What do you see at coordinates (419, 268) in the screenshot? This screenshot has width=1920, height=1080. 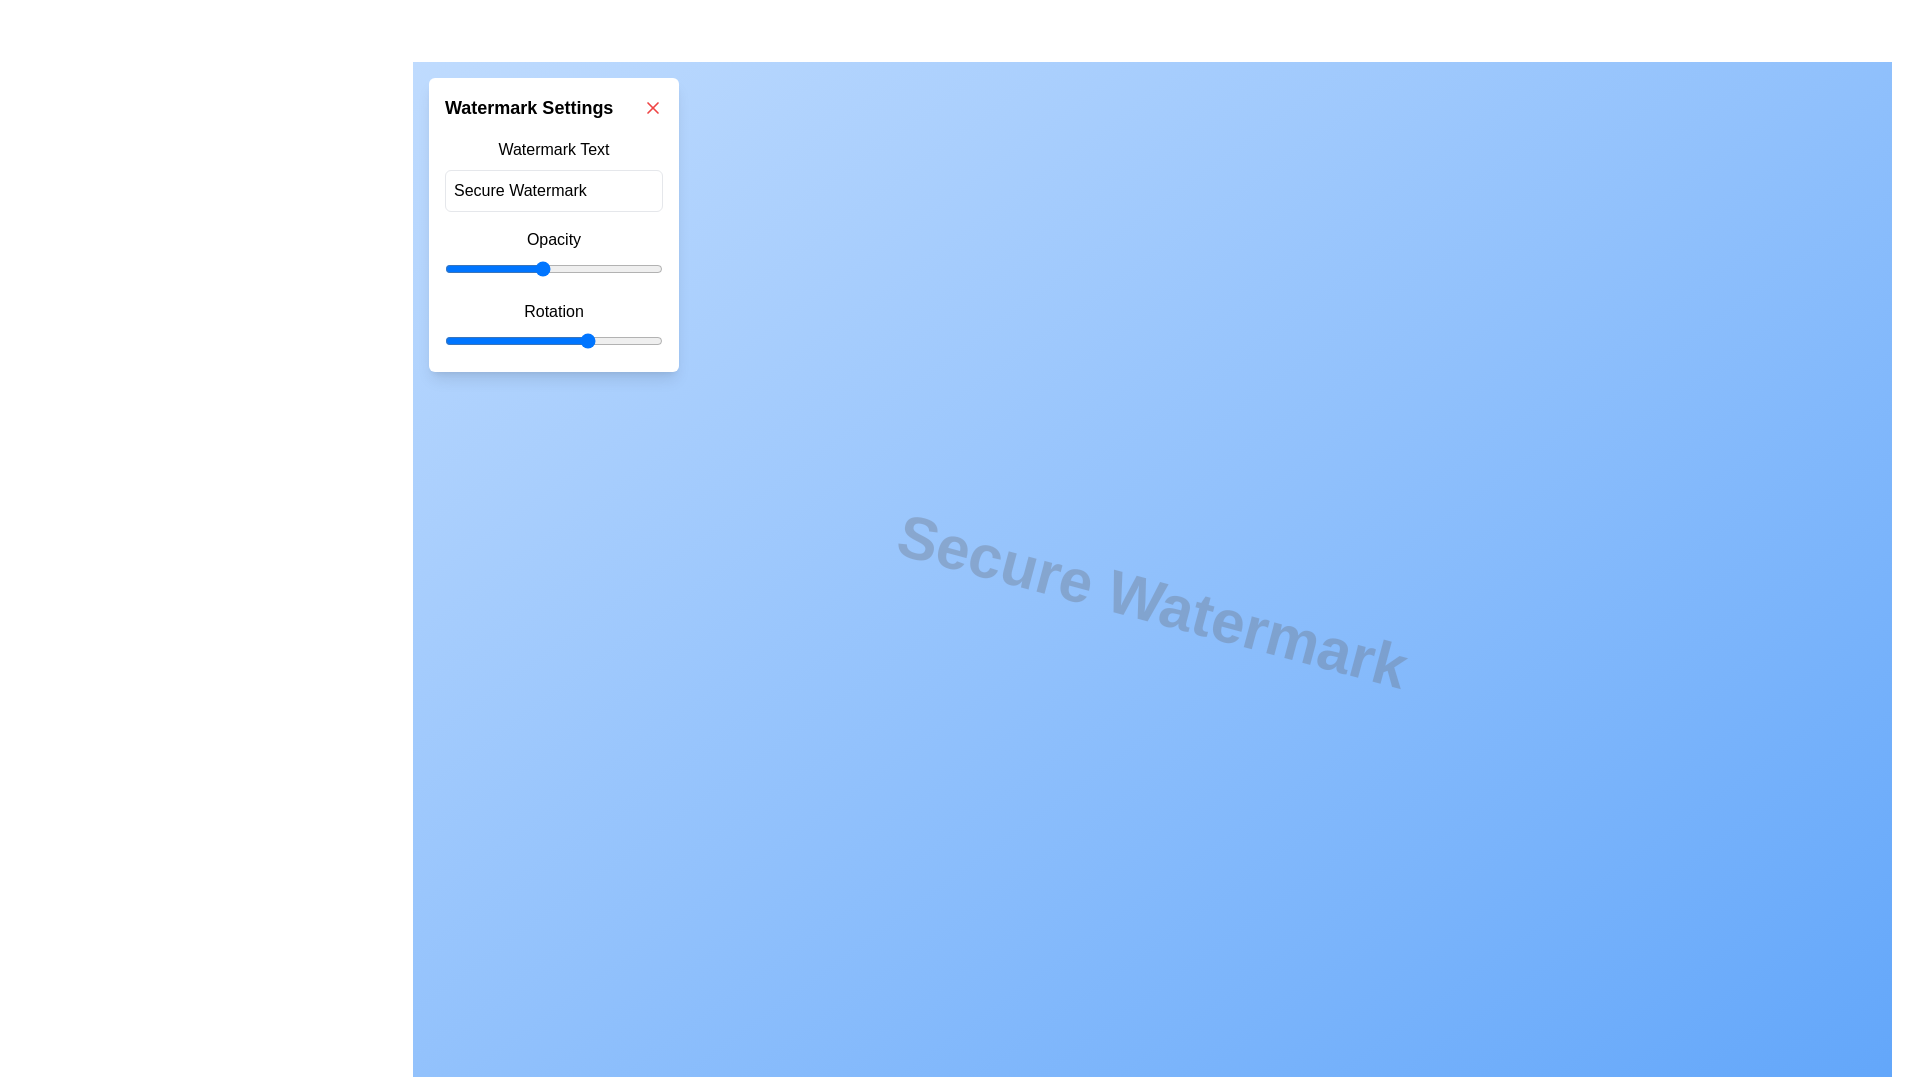 I see `the opacity value` at bounding box center [419, 268].